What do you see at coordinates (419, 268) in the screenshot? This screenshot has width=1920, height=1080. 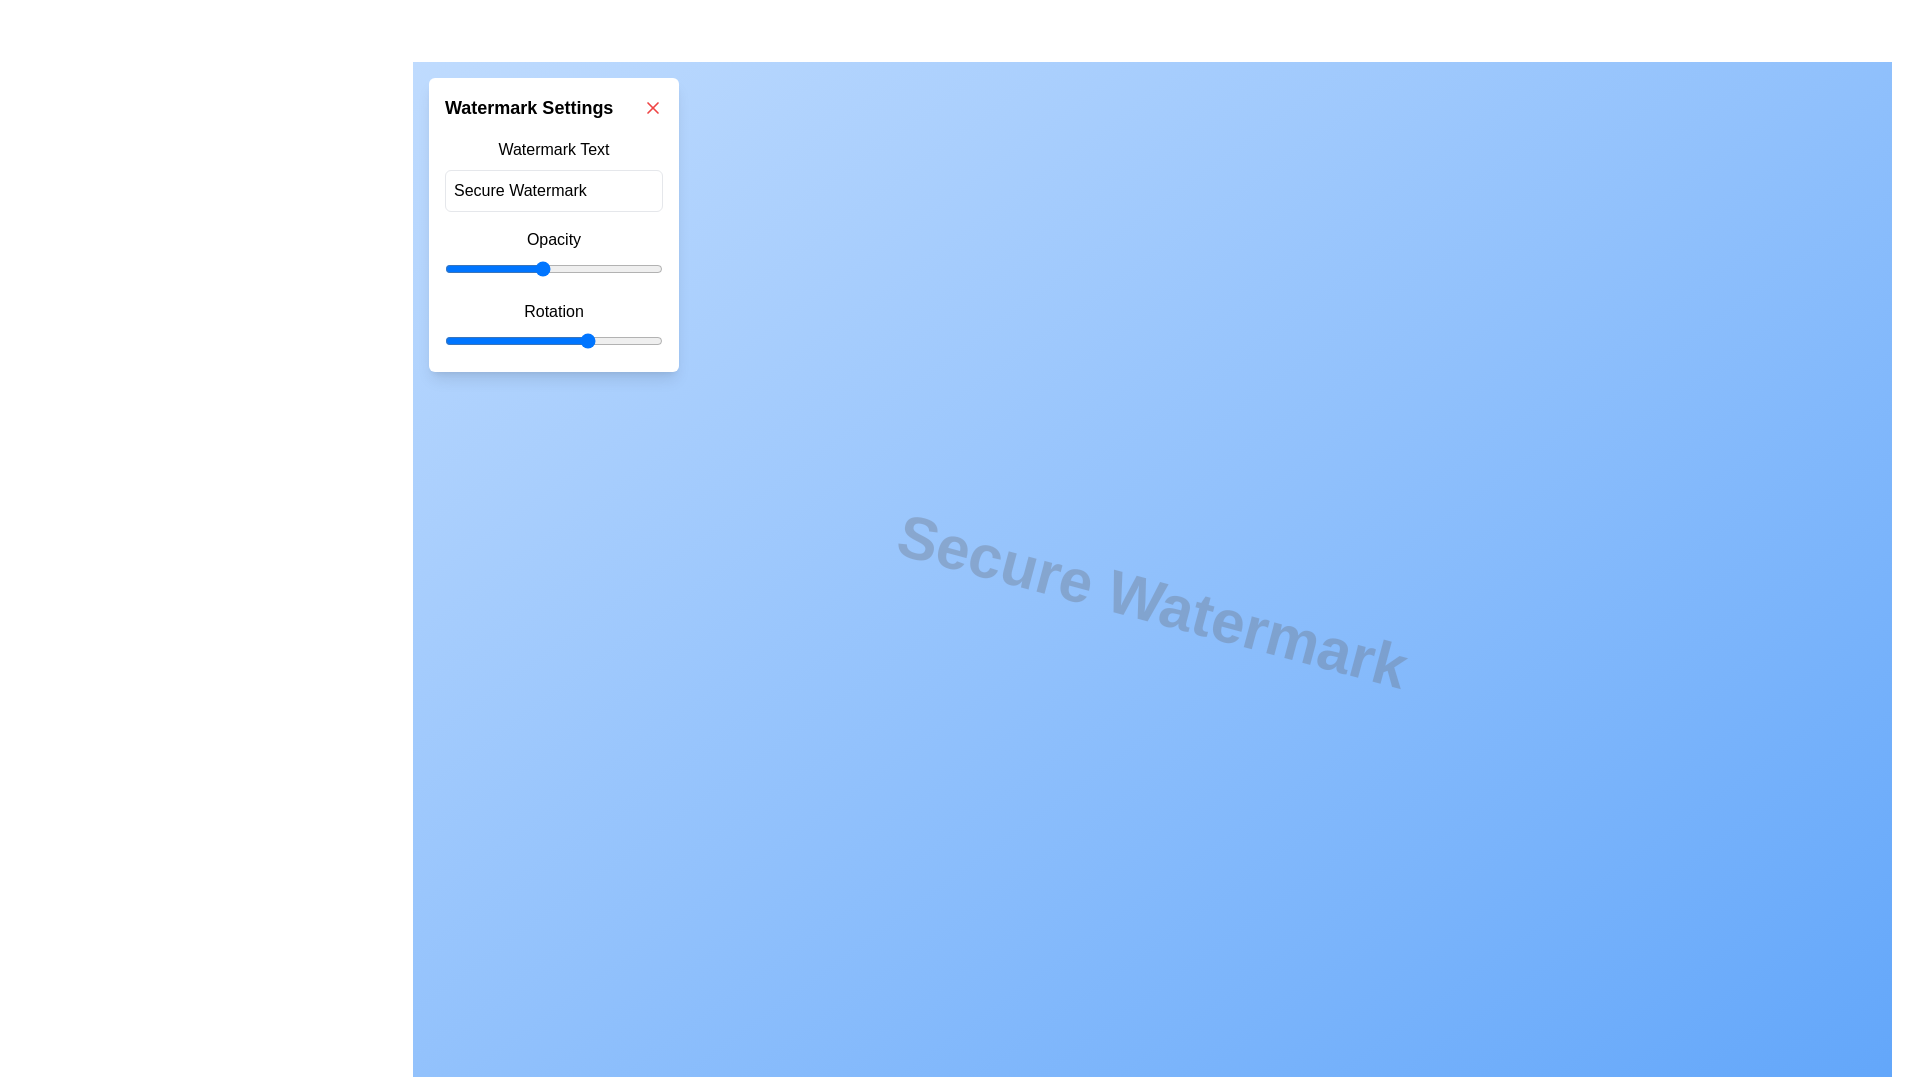 I see `the opacity value` at bounding box center [419, 268].